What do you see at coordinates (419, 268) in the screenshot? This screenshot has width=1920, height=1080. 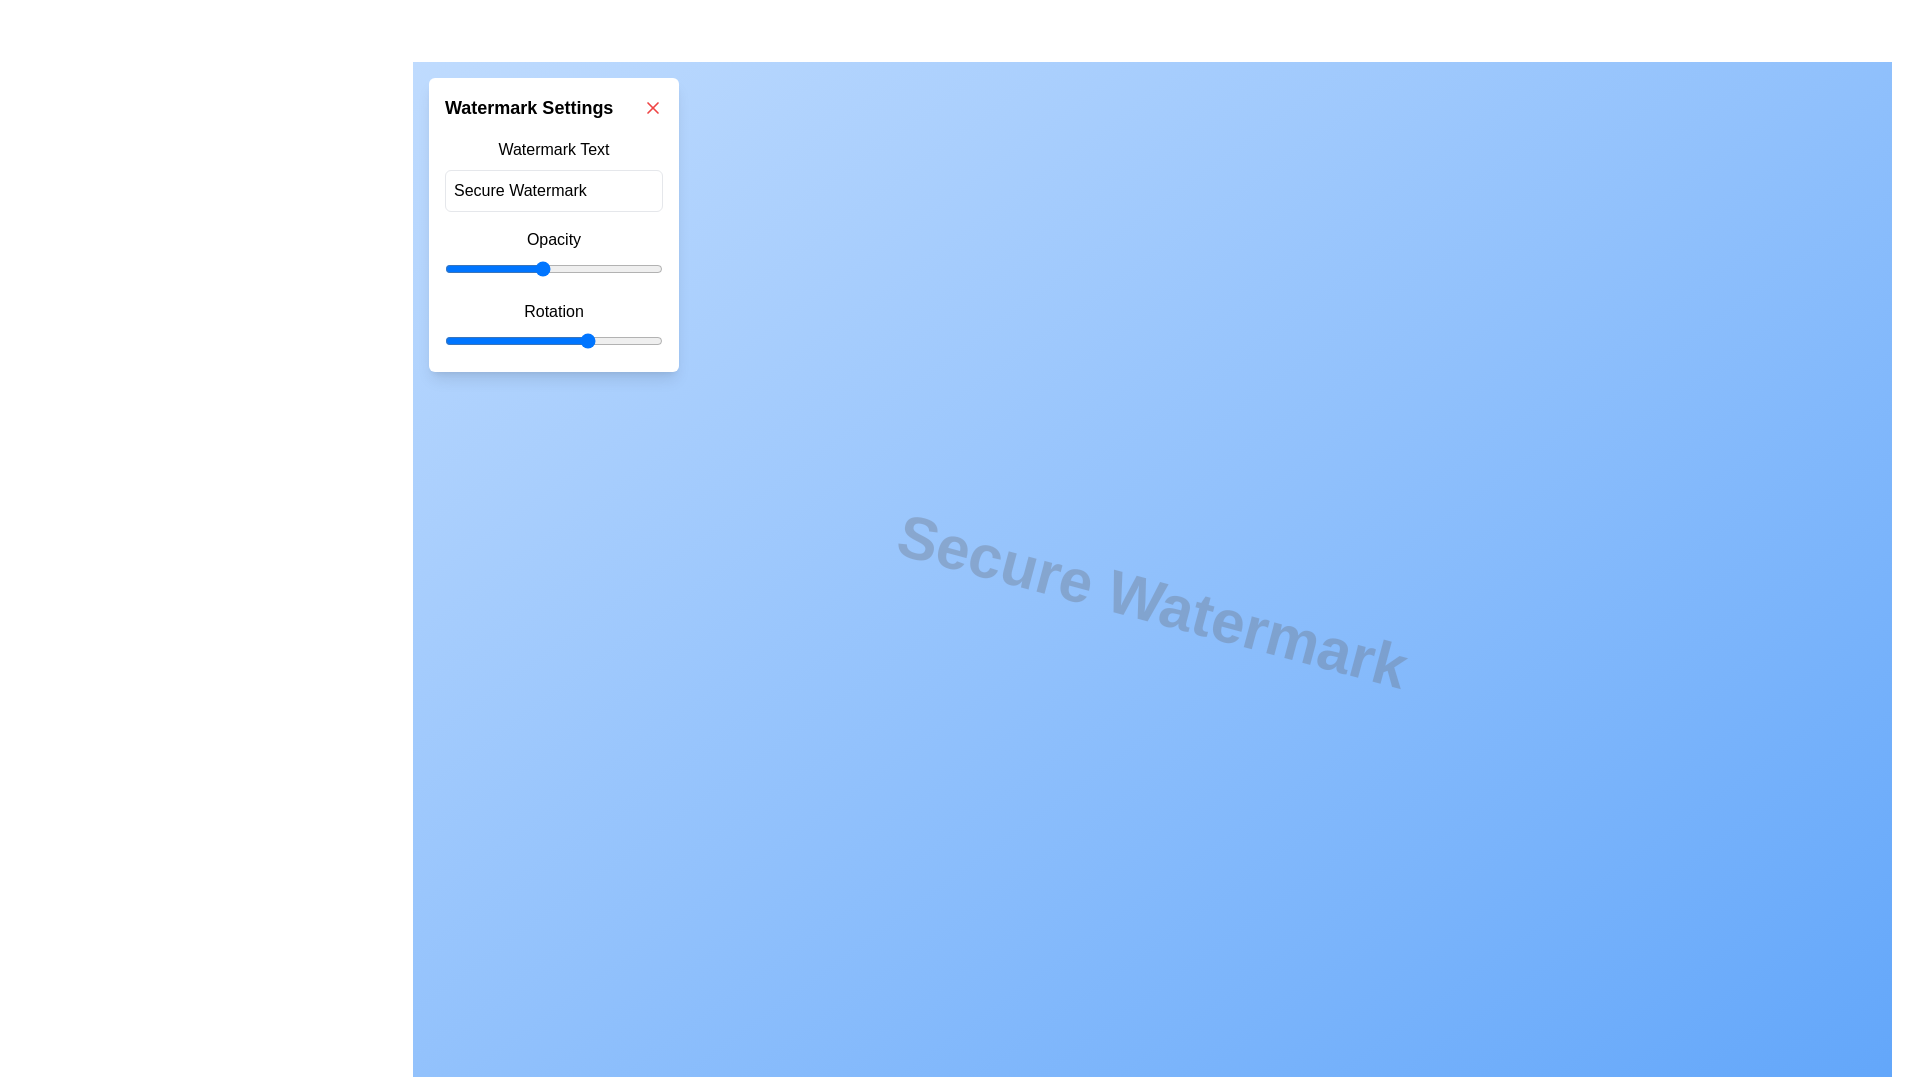 I see `the opacity value` at bounding box center [419, 268].